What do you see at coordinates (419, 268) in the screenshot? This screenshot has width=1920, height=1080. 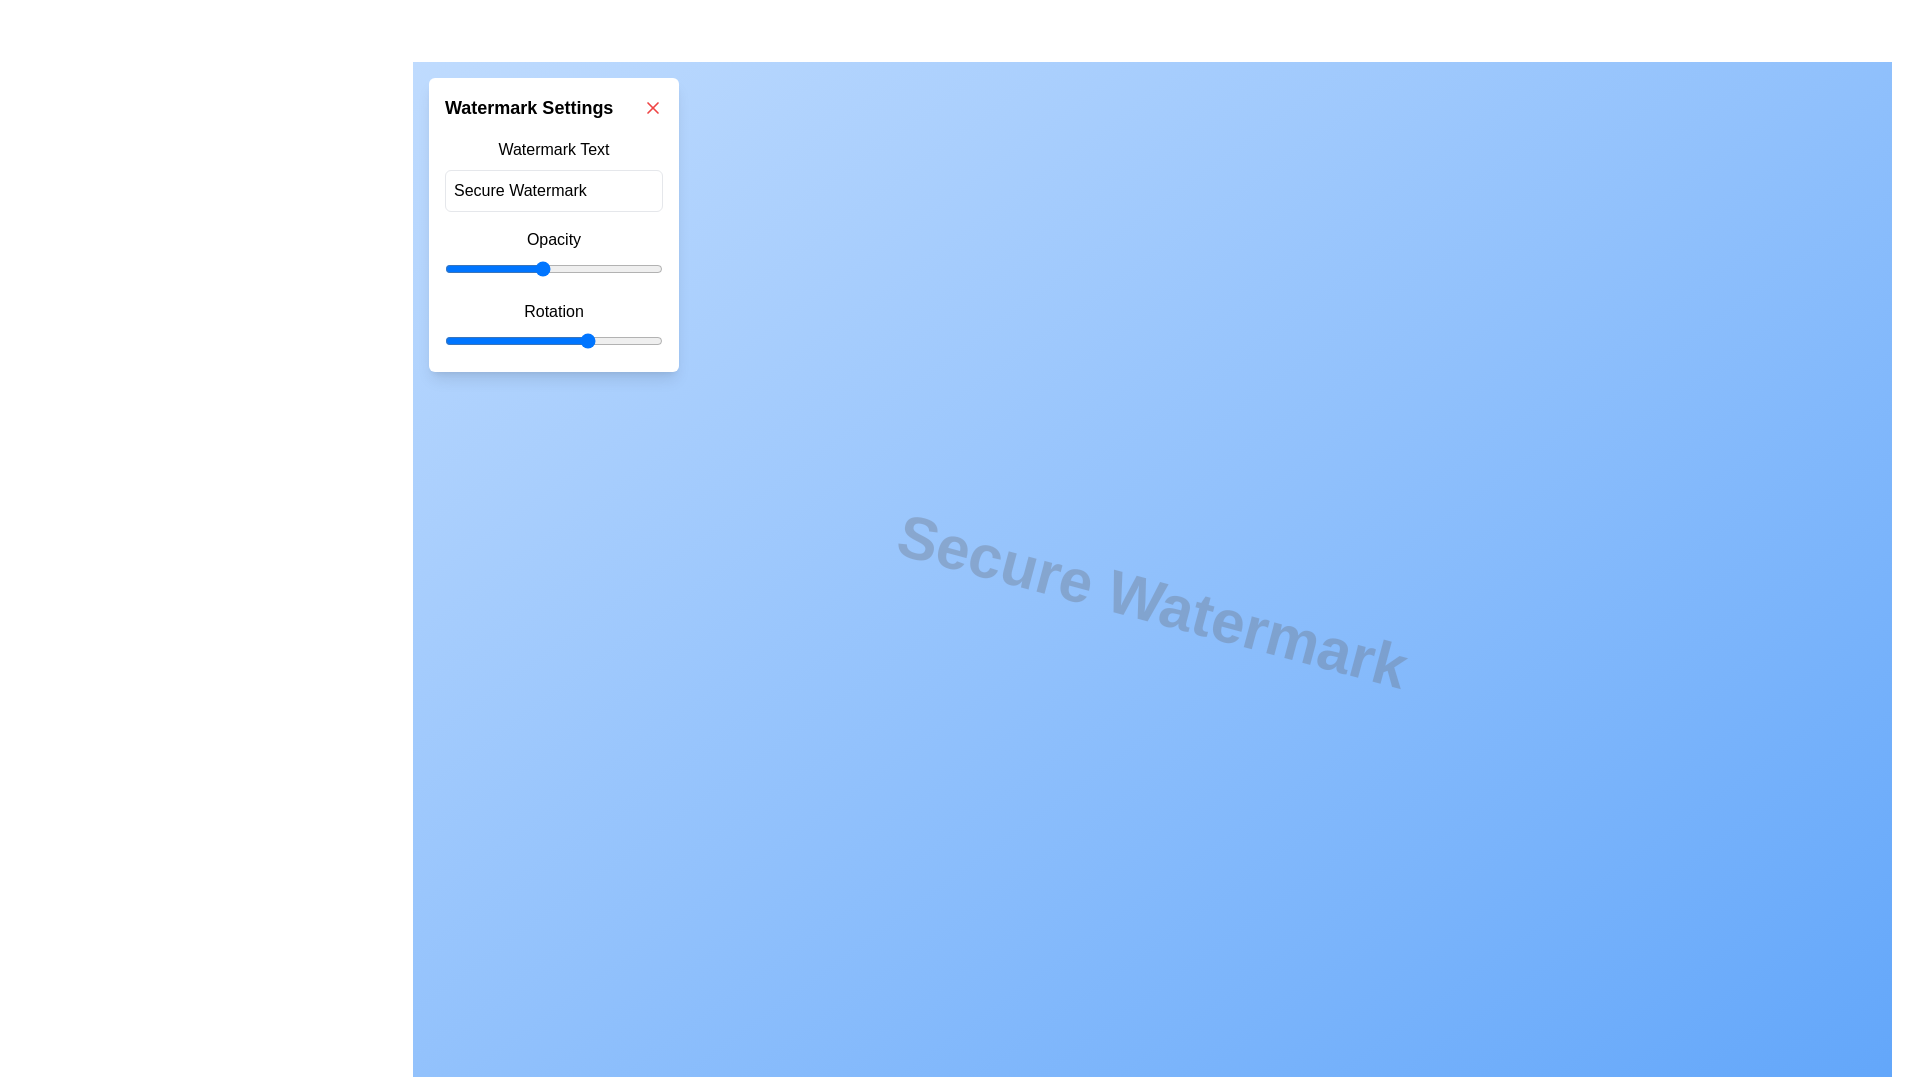 I see `the opacity value` at bounding box center [419, 268].